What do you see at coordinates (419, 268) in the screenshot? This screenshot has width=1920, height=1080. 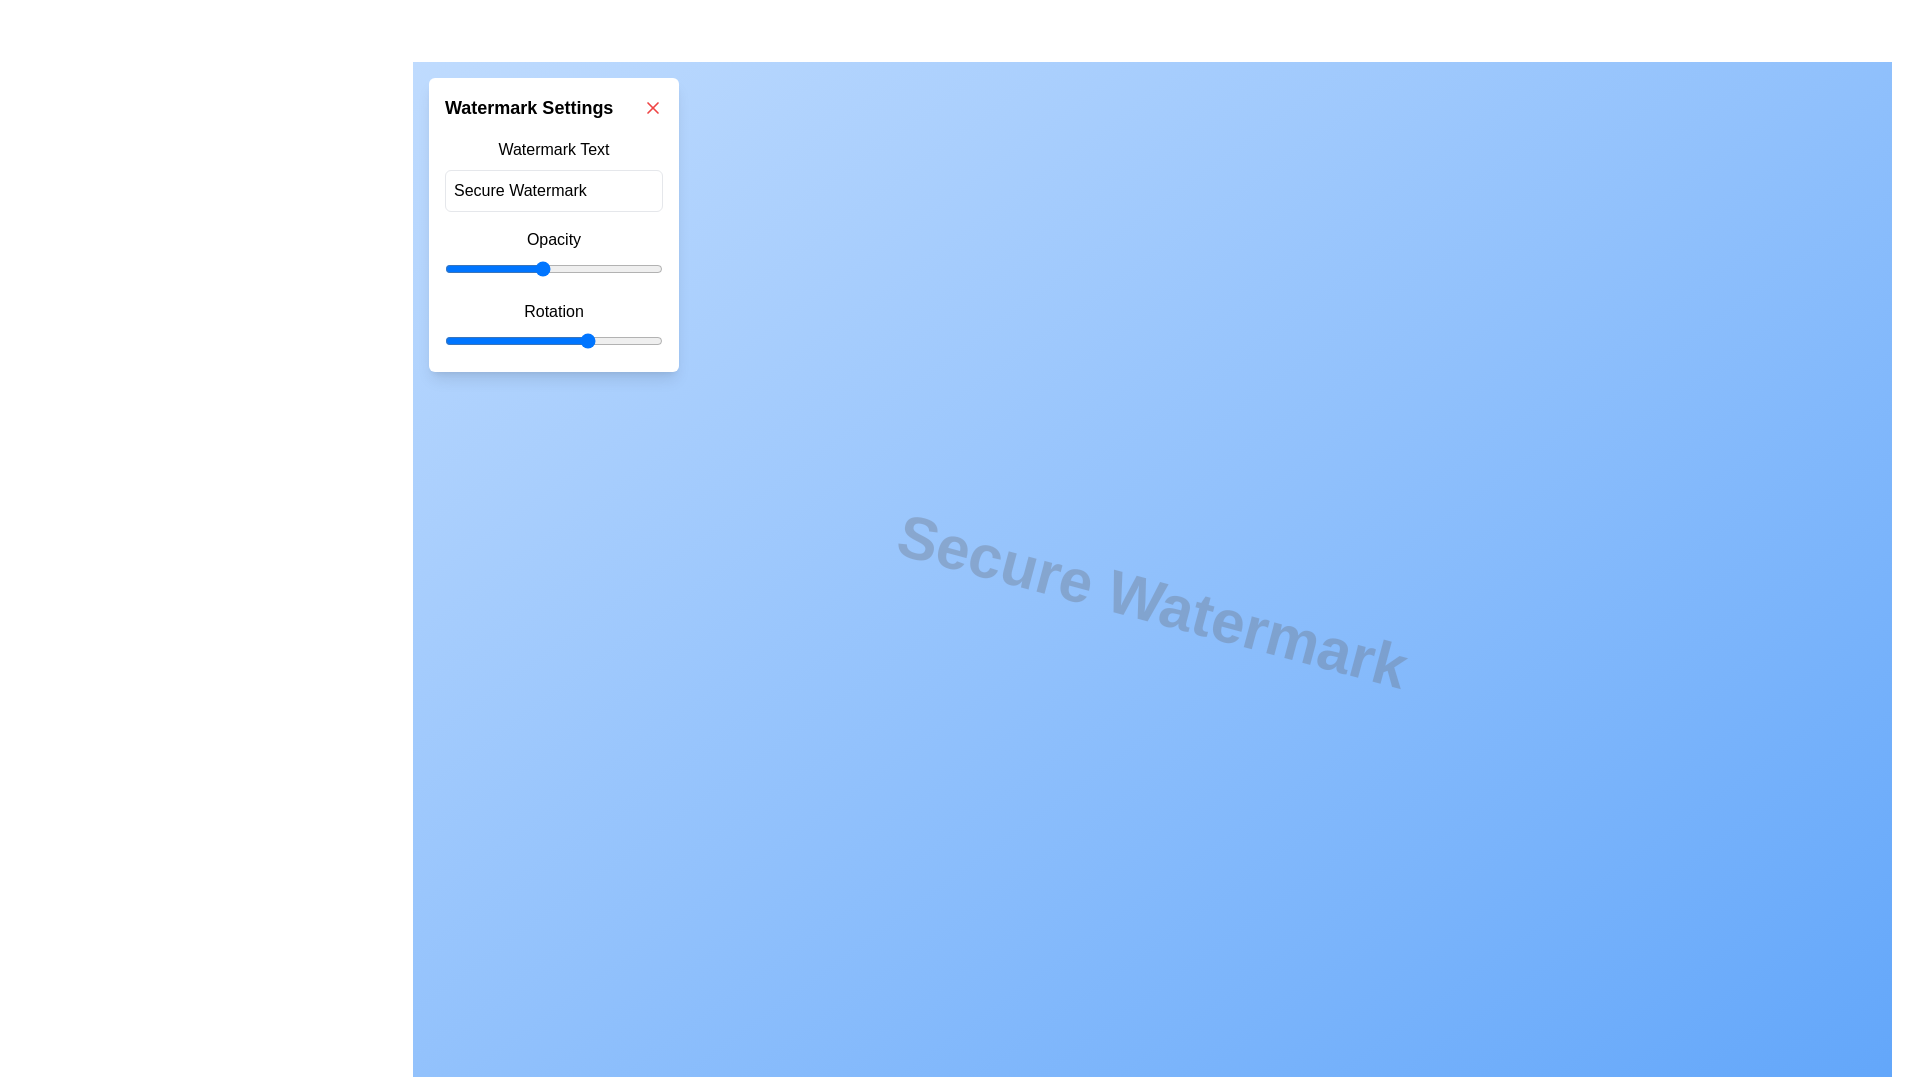 I see `the opacity value` at bounding box center [419, 268].